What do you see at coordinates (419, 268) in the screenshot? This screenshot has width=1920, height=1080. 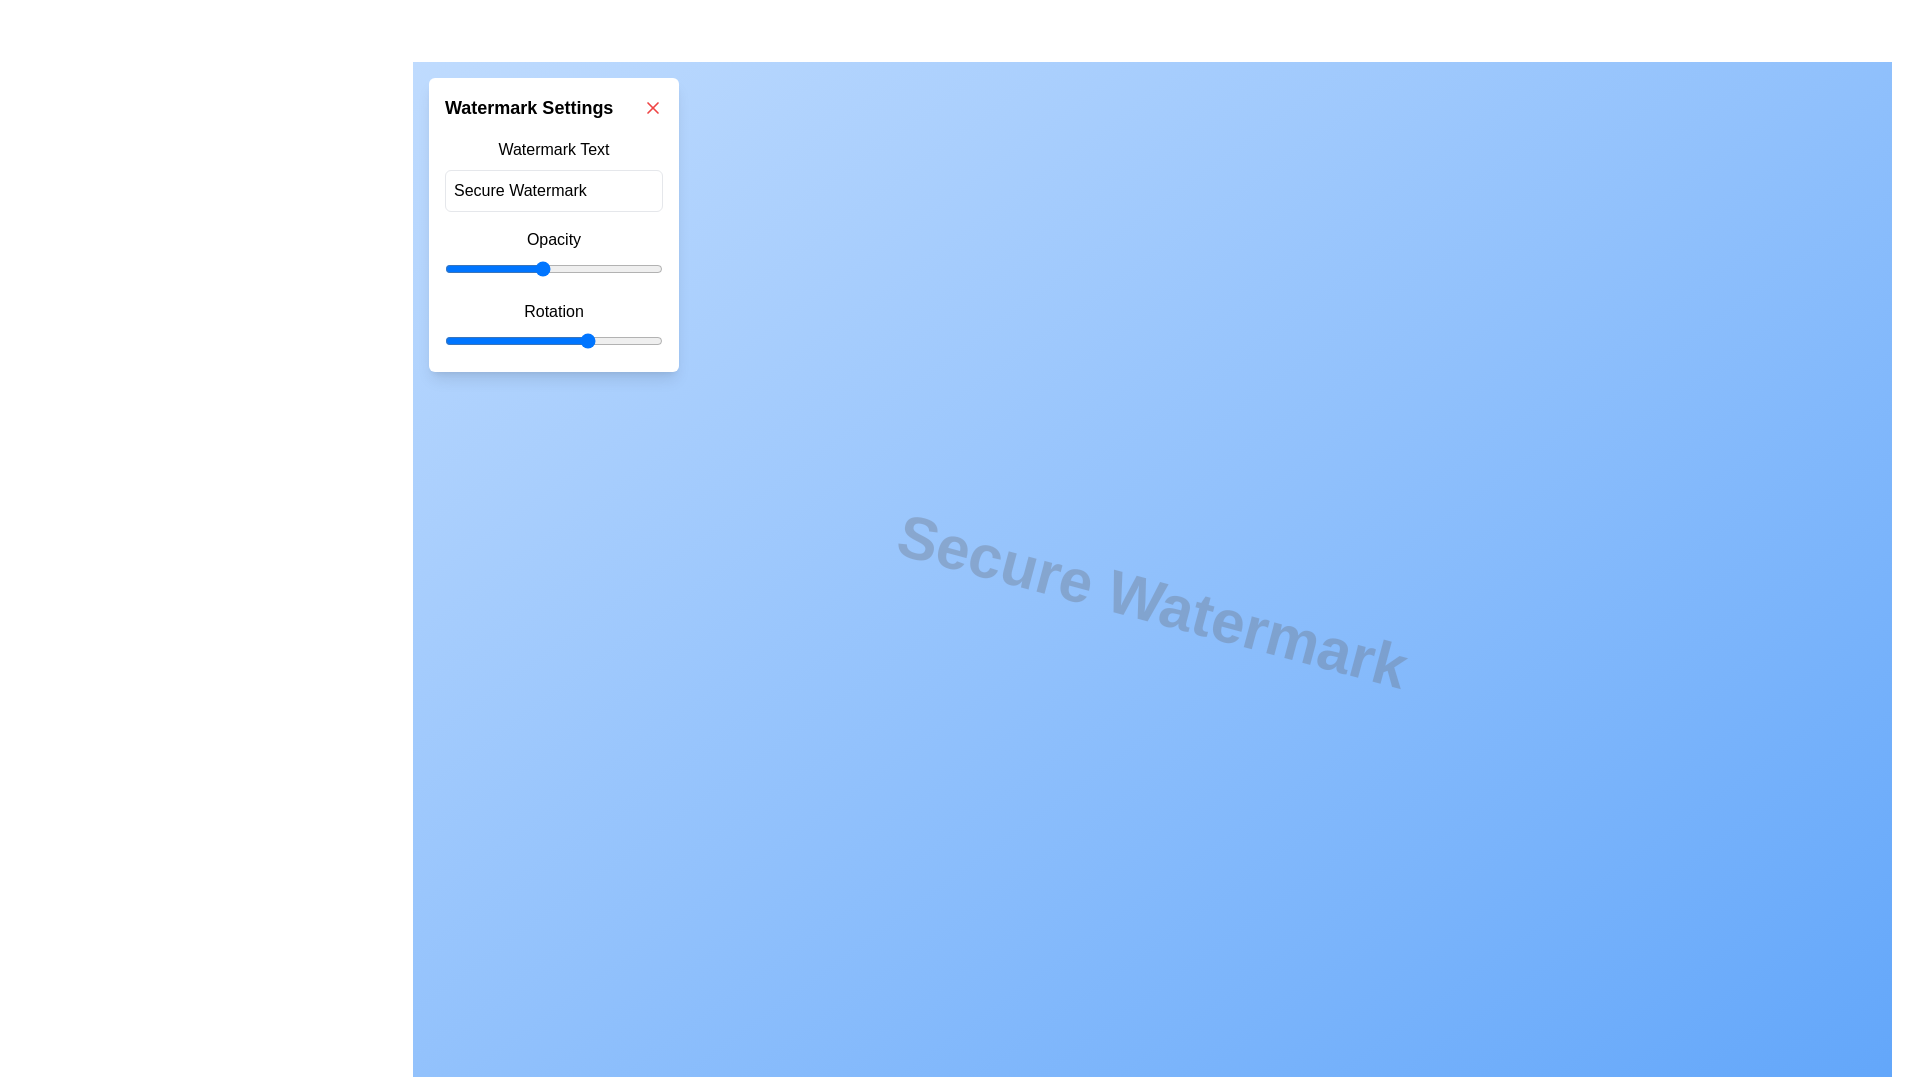 I see `the opacity value` at bounding box center [419, 268].